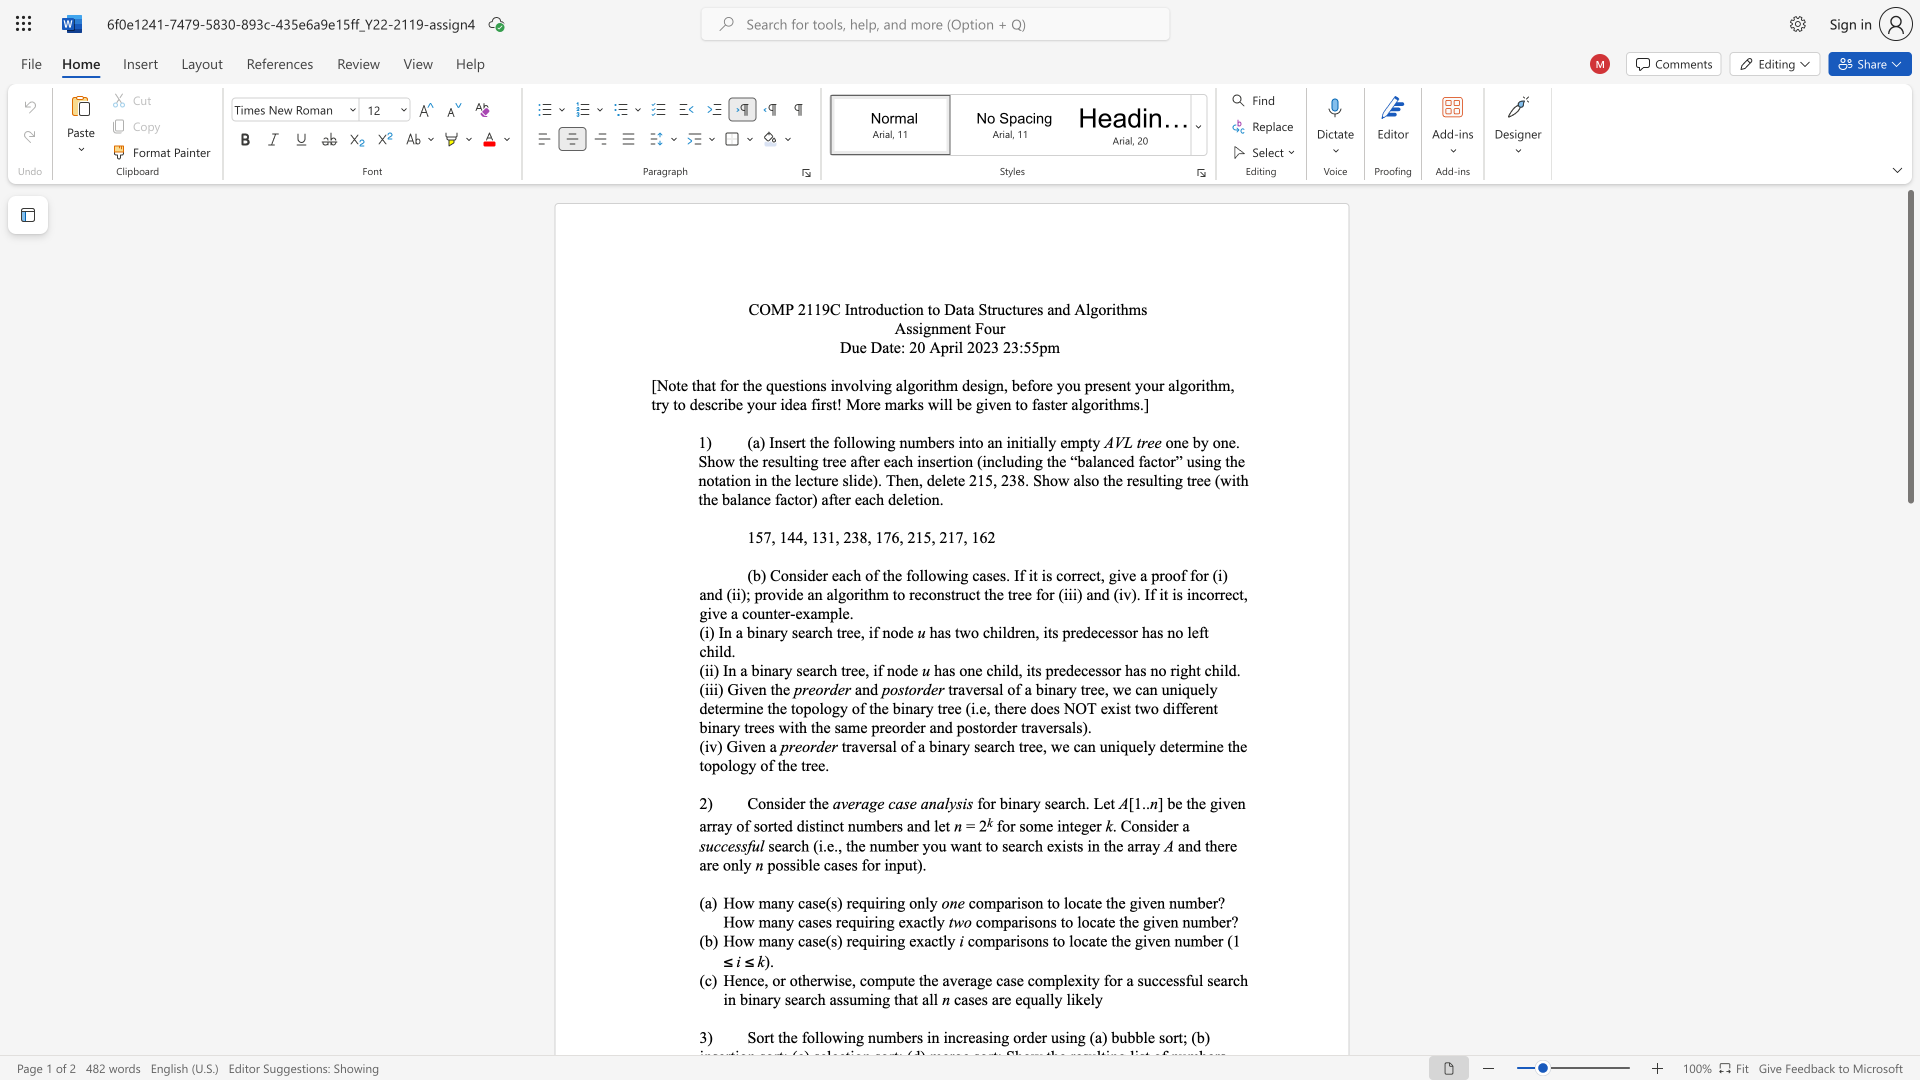  Describe the element at coordinates (1040, 404) in the screenshot. I see `the 6th character "a" in the text` at that location.